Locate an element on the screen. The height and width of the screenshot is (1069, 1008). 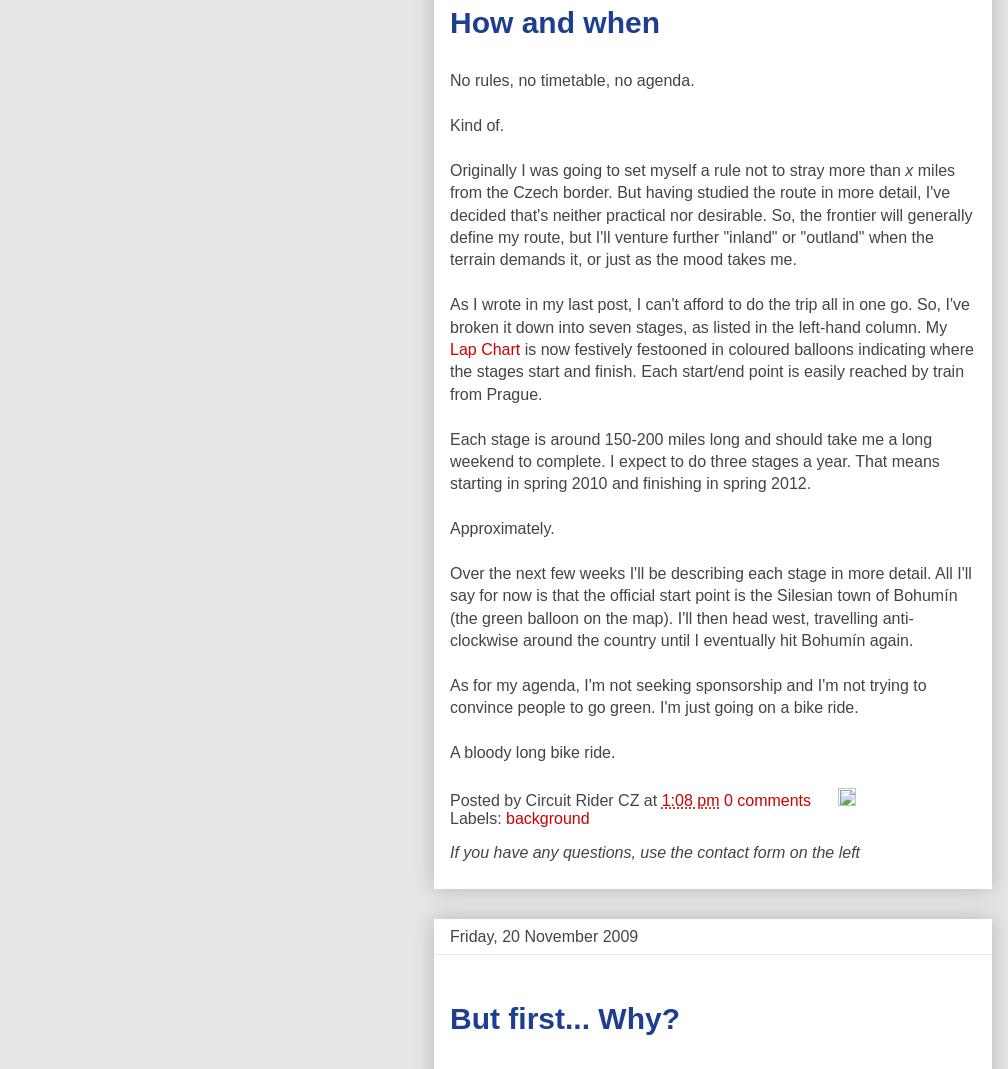
'Each stage is around 150-200 miles long and should take me a long weekend to complete. I expect to do three stages a year. That means starting in spring 2010 and finishing in spring 2012.' is located at coordinates (694, 459).